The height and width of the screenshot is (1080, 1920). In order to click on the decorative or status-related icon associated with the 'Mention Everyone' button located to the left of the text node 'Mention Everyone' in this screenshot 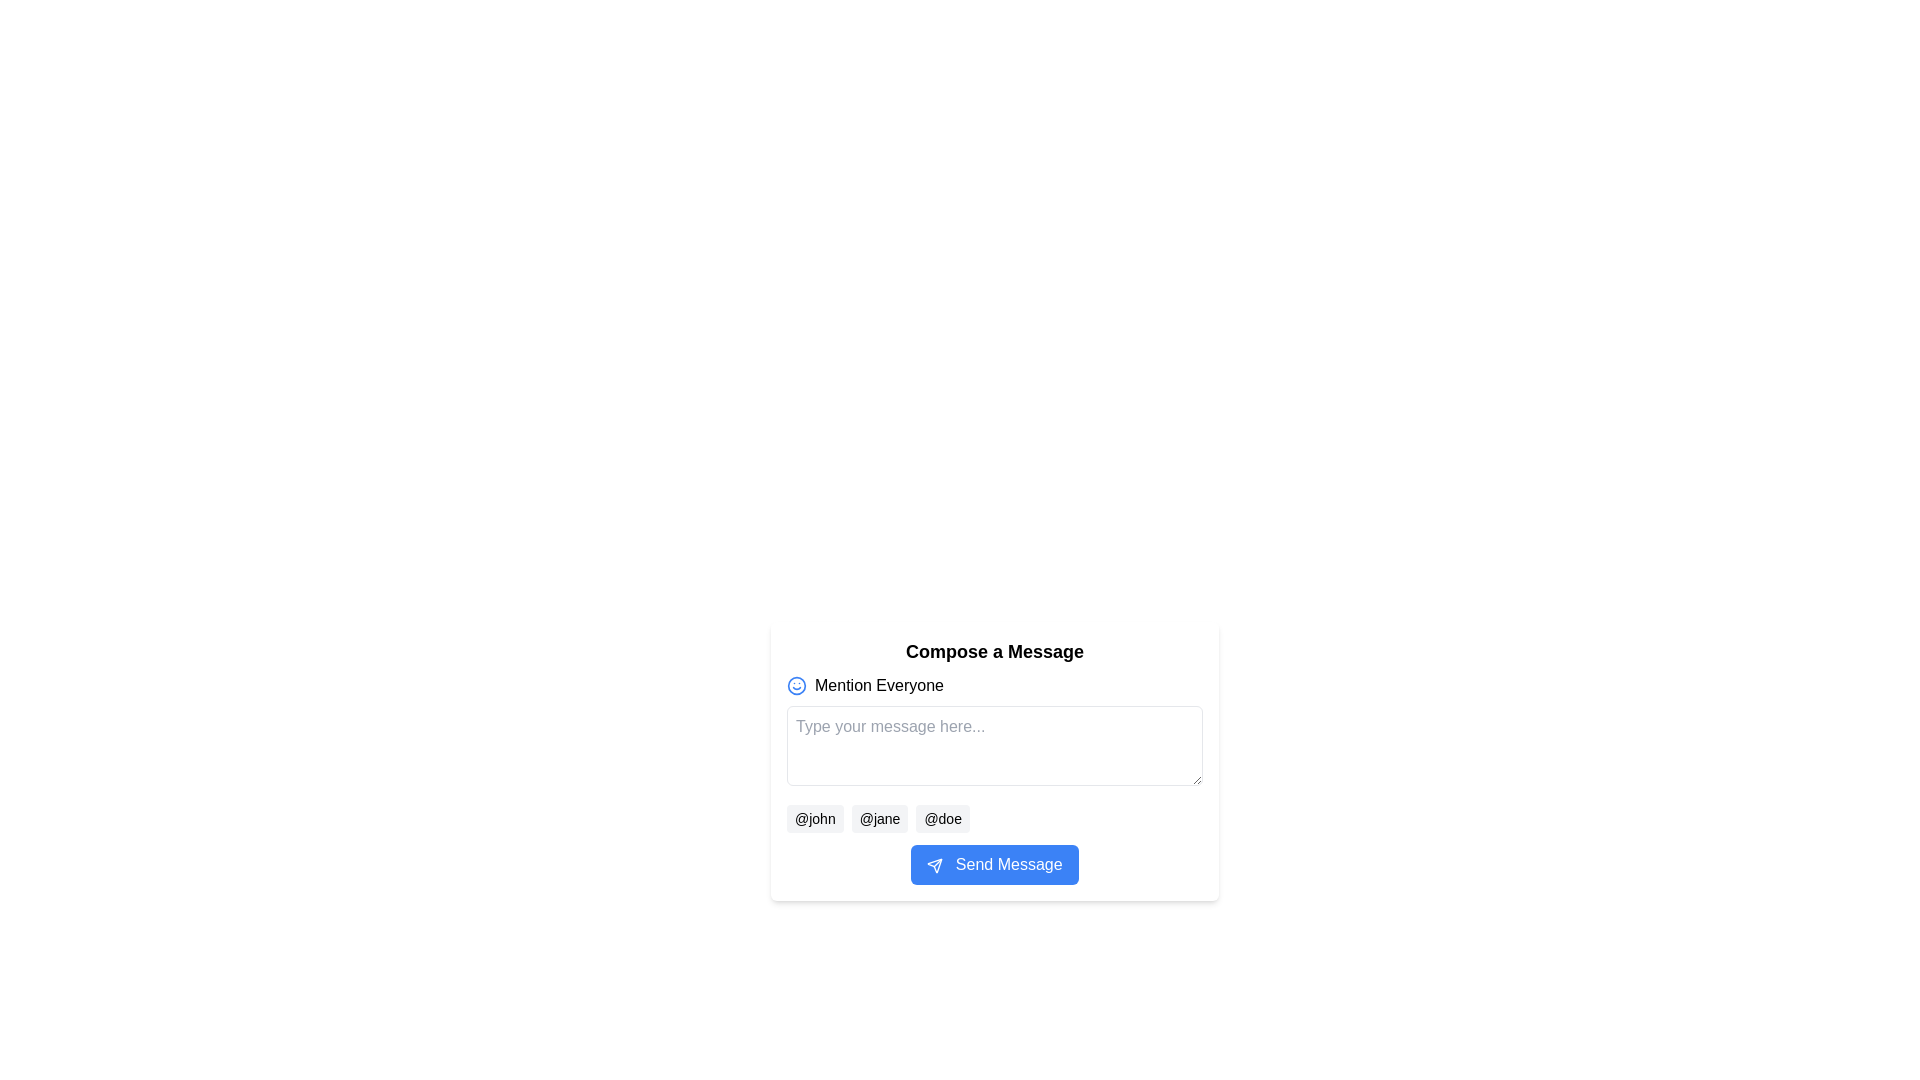, I will do `click(795, 685)`.